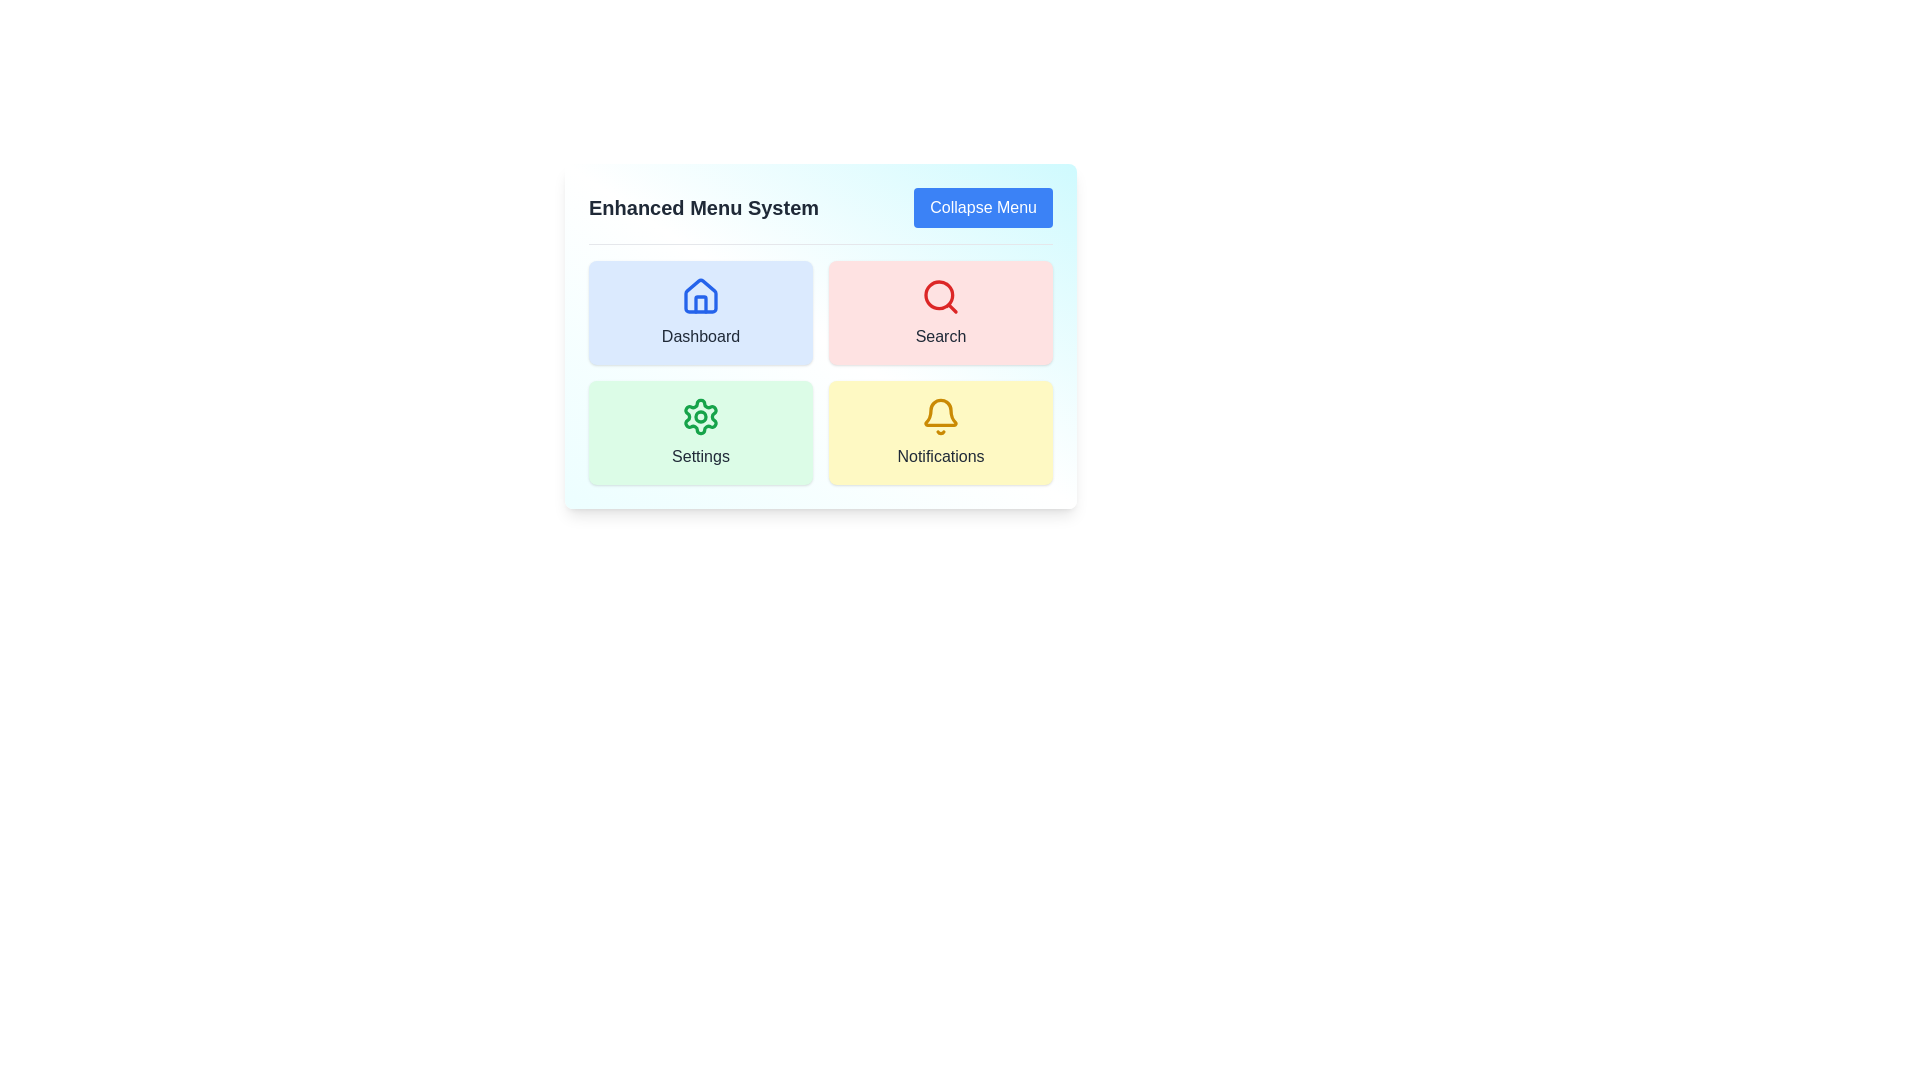 The width and height of the screenshot is (1920, 1080). Describe the element at coordinates (700, 312) in the screenshot. I see `the 'Dashboard' button, which is a light blue rectangular button with a house icon and gray text, to observe the tooltip or styling change` at that location.